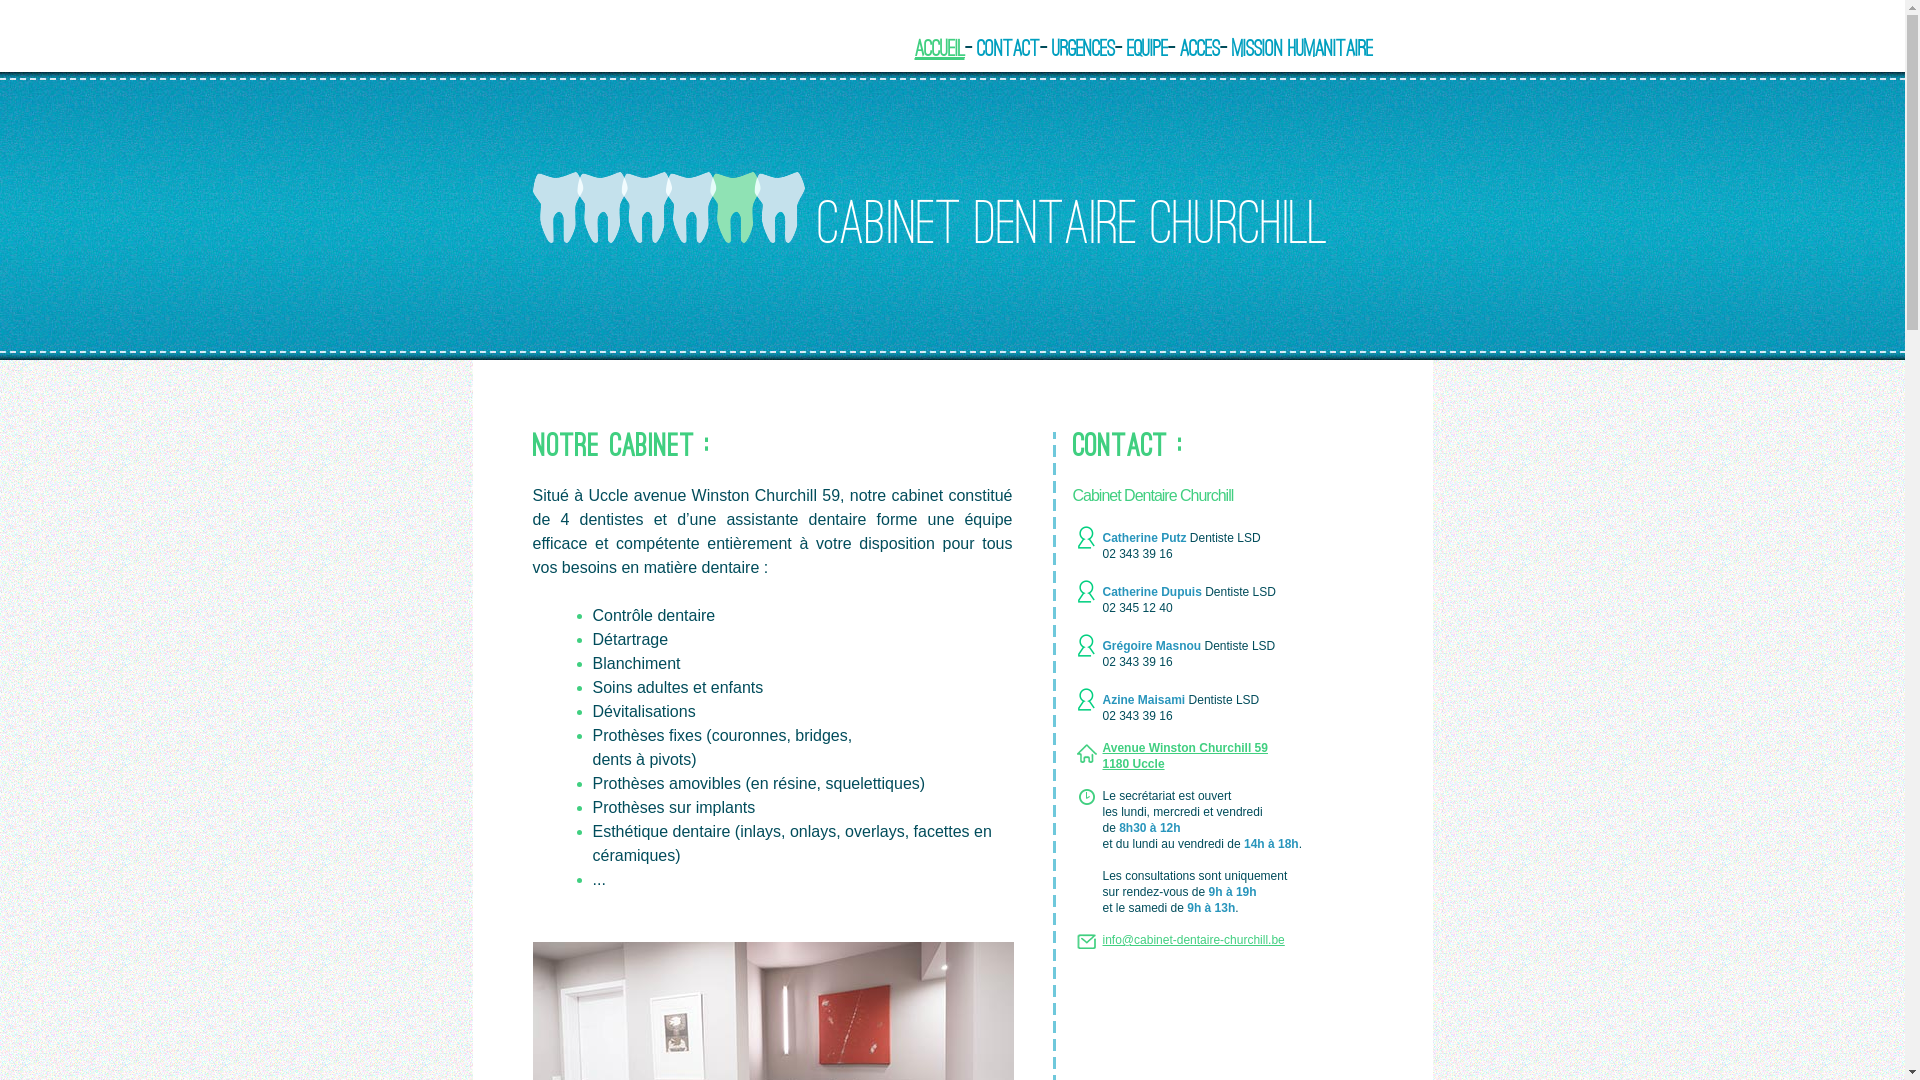 This screenshot has height=1080, width=1920. I want to click on 'Acces', so click(1200, 47).